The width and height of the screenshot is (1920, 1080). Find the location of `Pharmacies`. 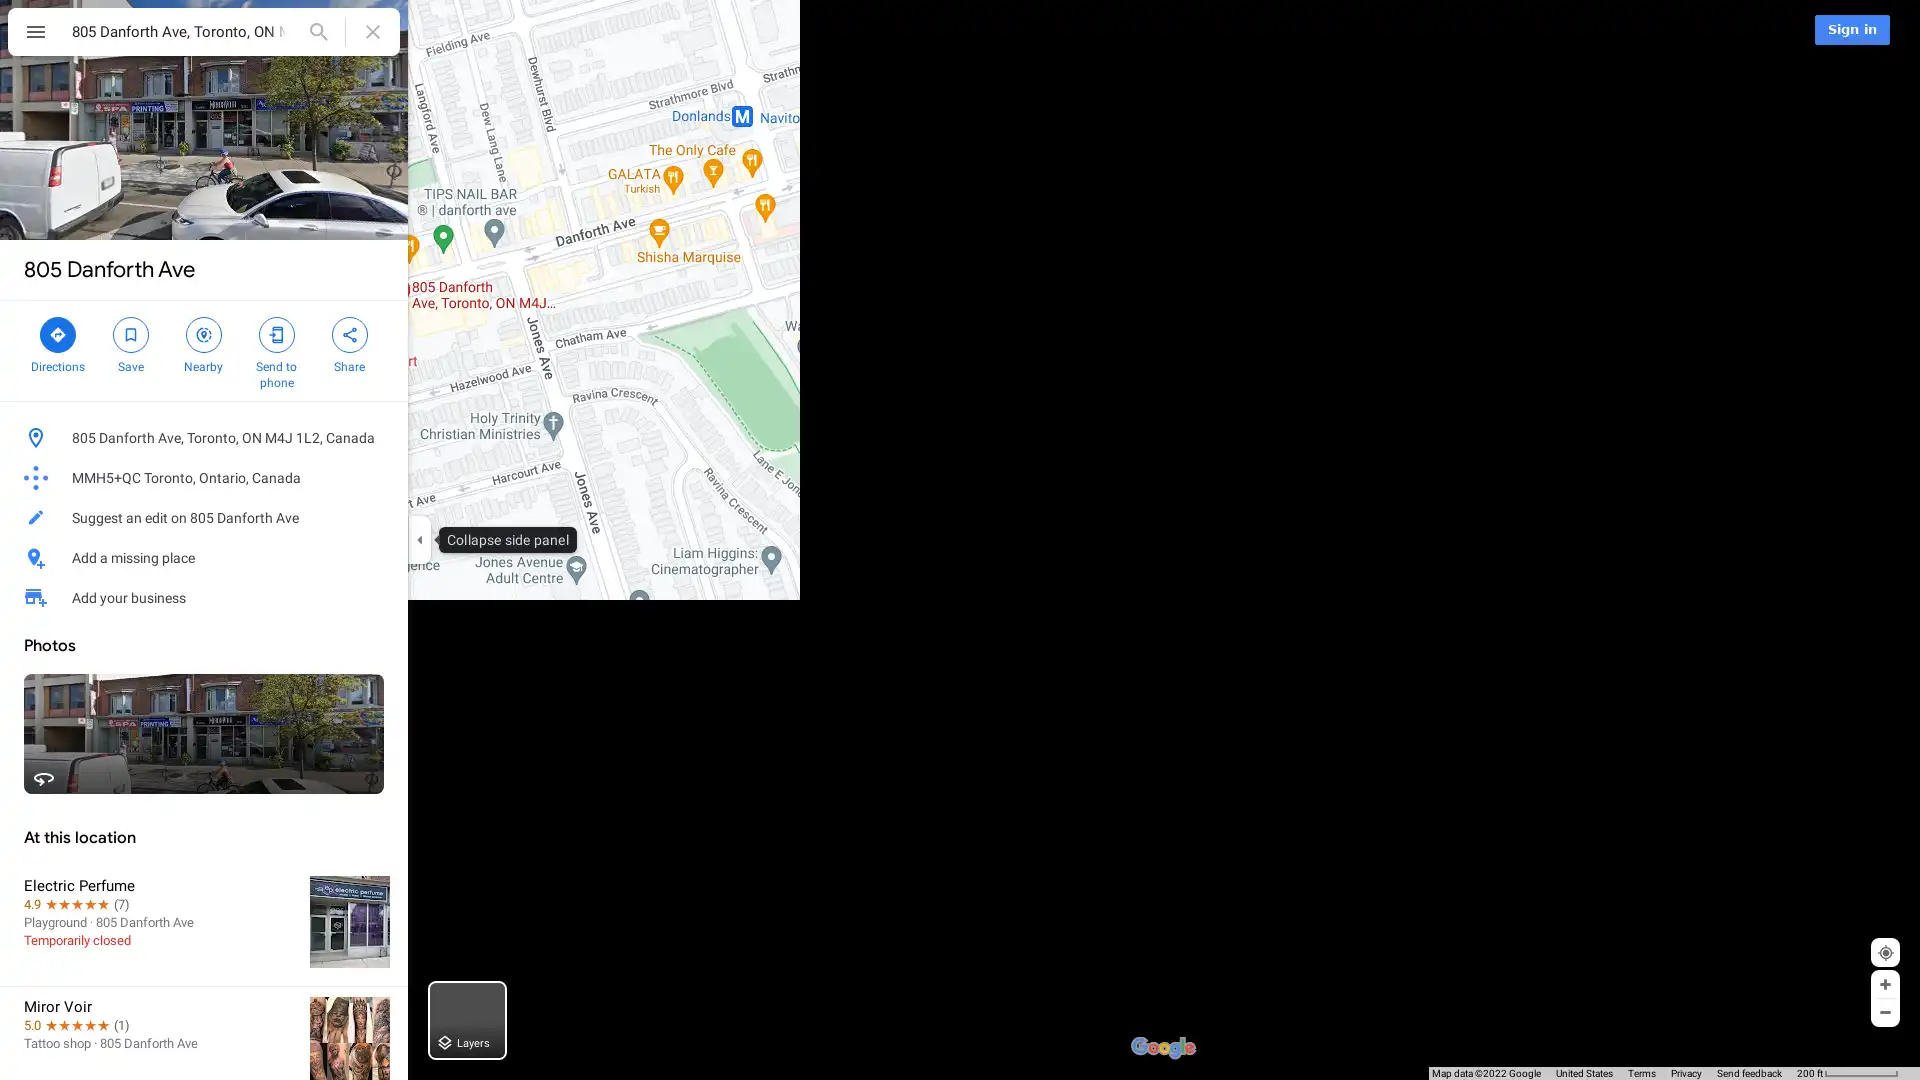

Pharmacies is located at coordinates (1025, 31).